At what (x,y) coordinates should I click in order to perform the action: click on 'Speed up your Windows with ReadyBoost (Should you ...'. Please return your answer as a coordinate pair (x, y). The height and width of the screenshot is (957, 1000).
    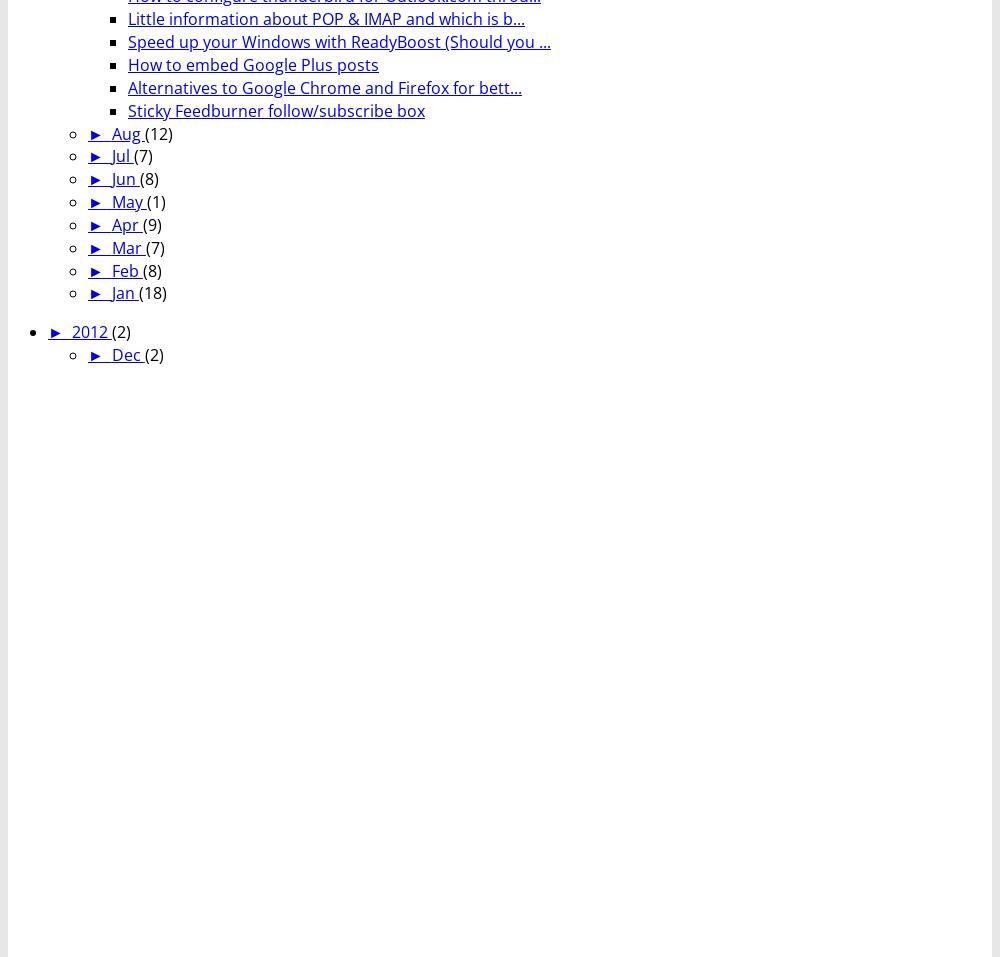
    Looking at the image, I should click on (338, 41).